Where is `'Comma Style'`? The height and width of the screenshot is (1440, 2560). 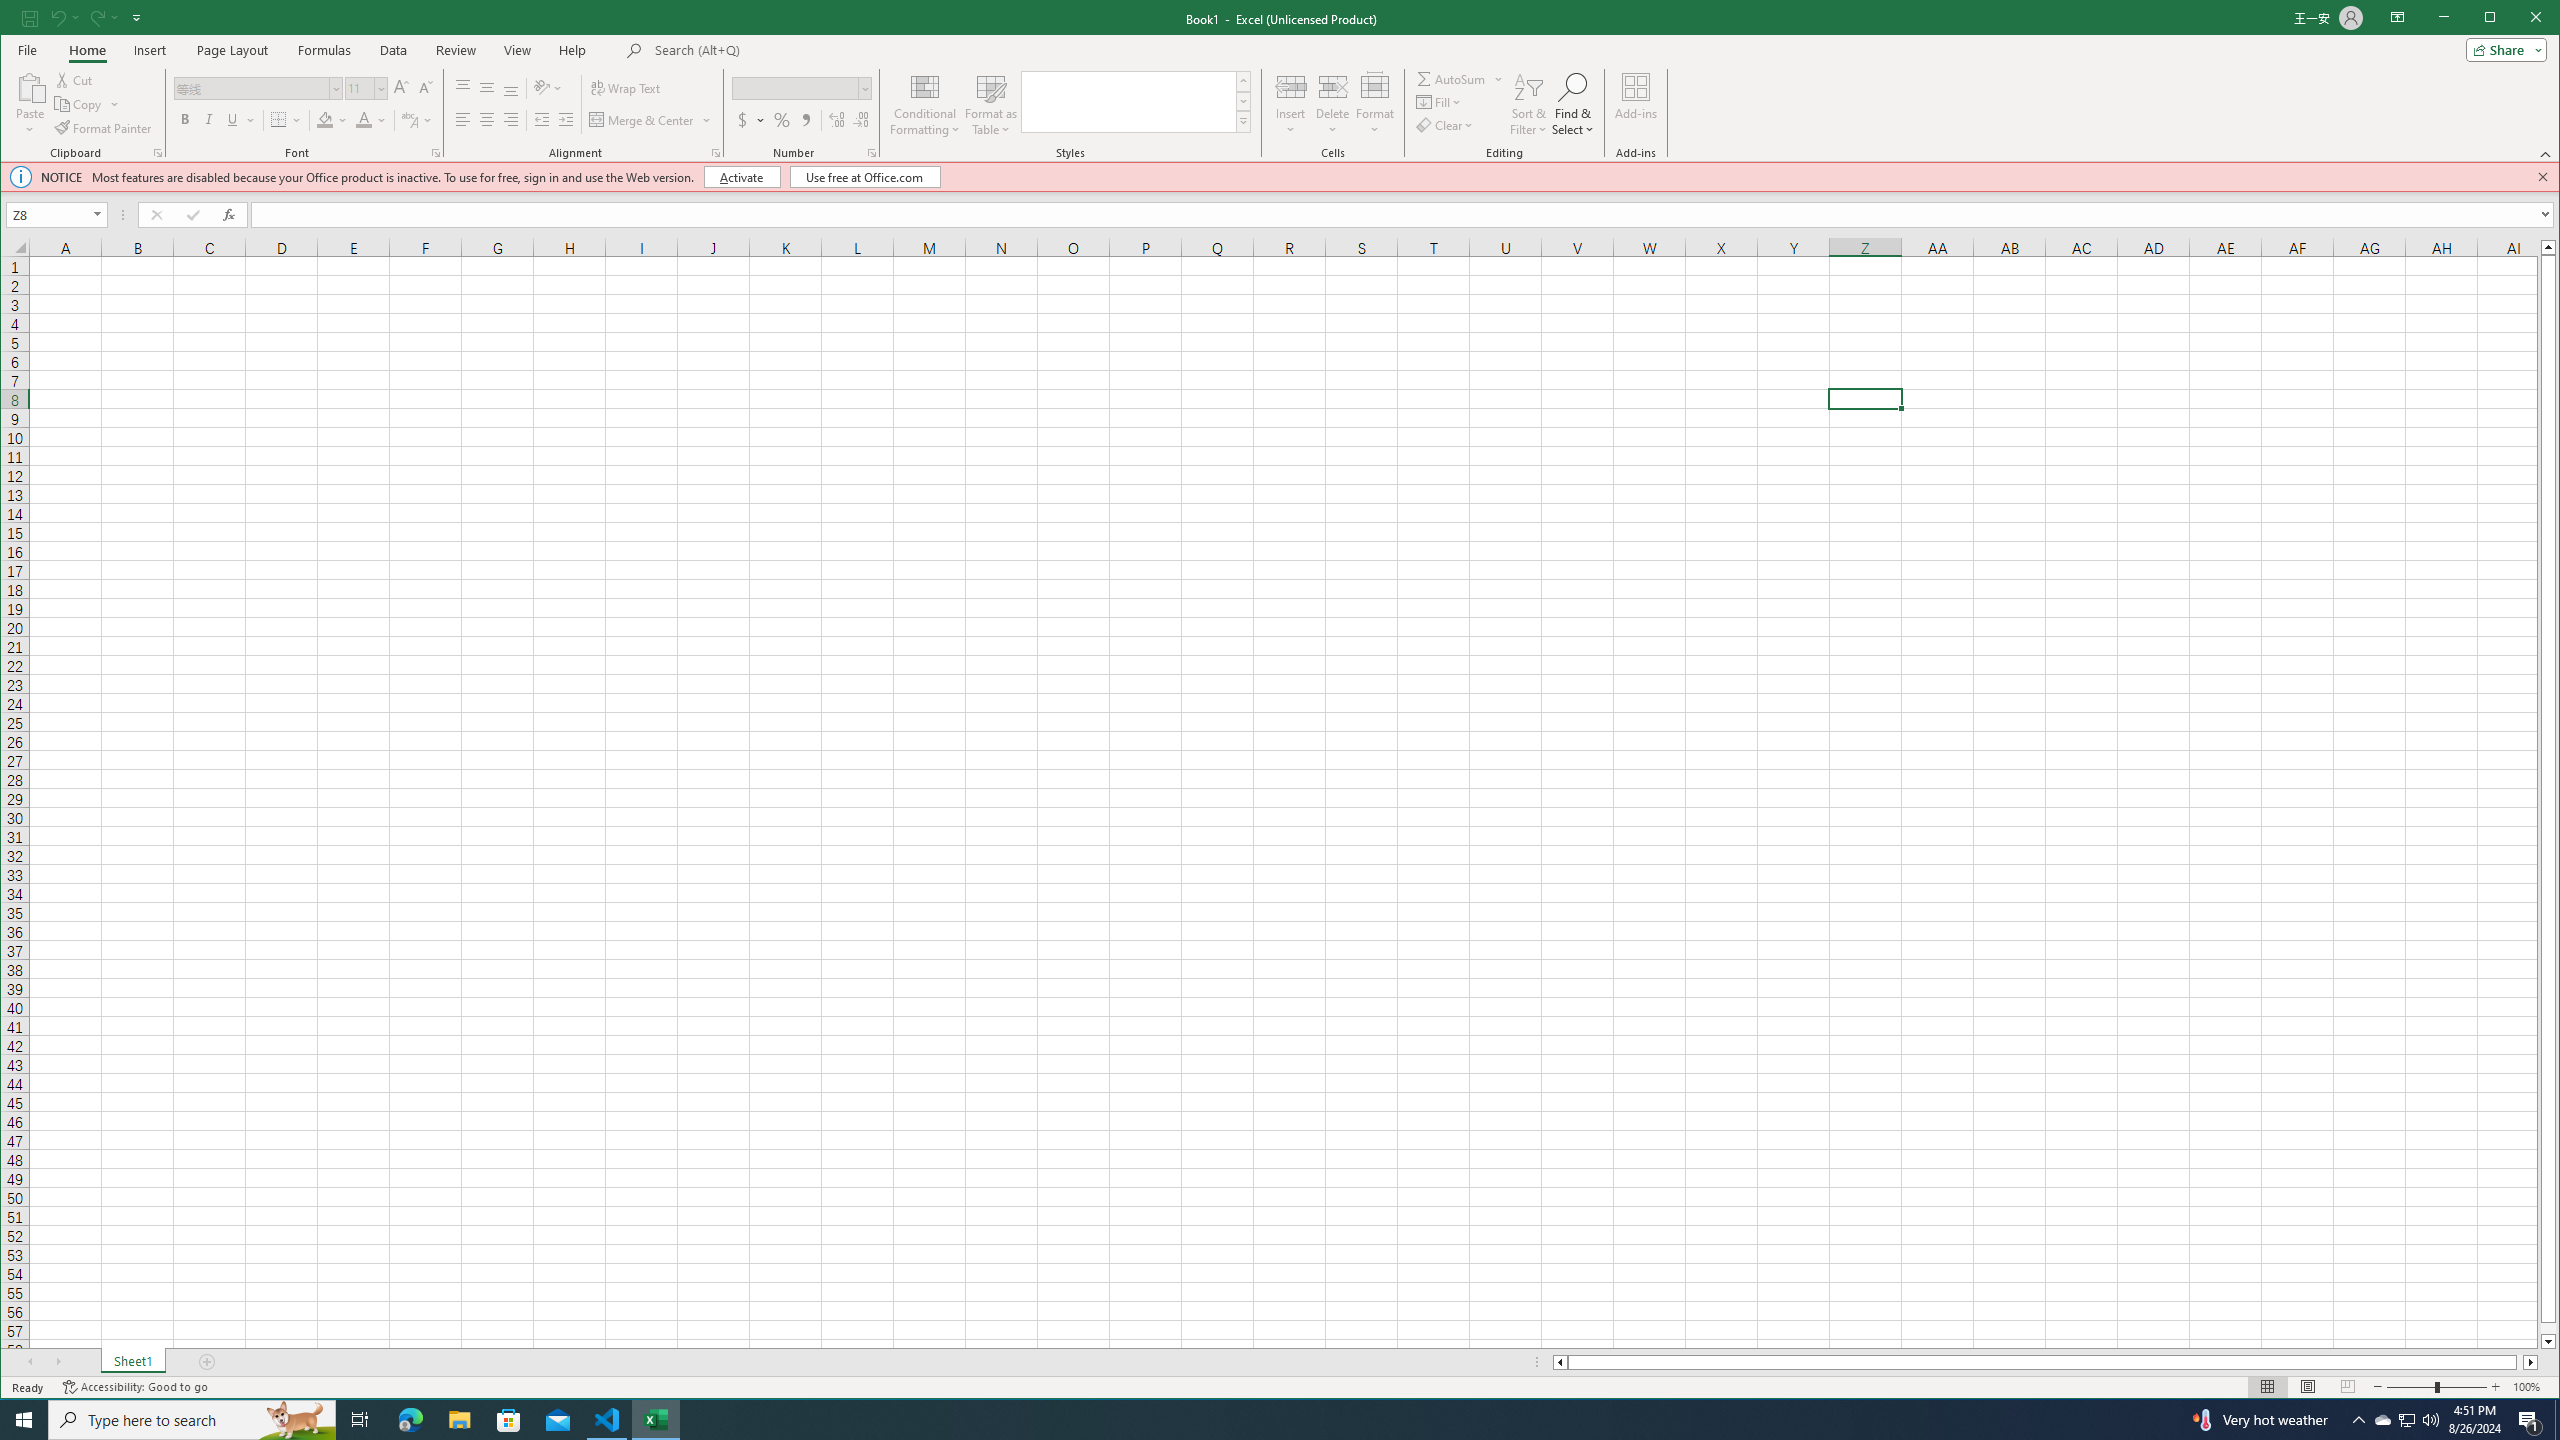 'Comma Style' is located at coordinates (806, 119).